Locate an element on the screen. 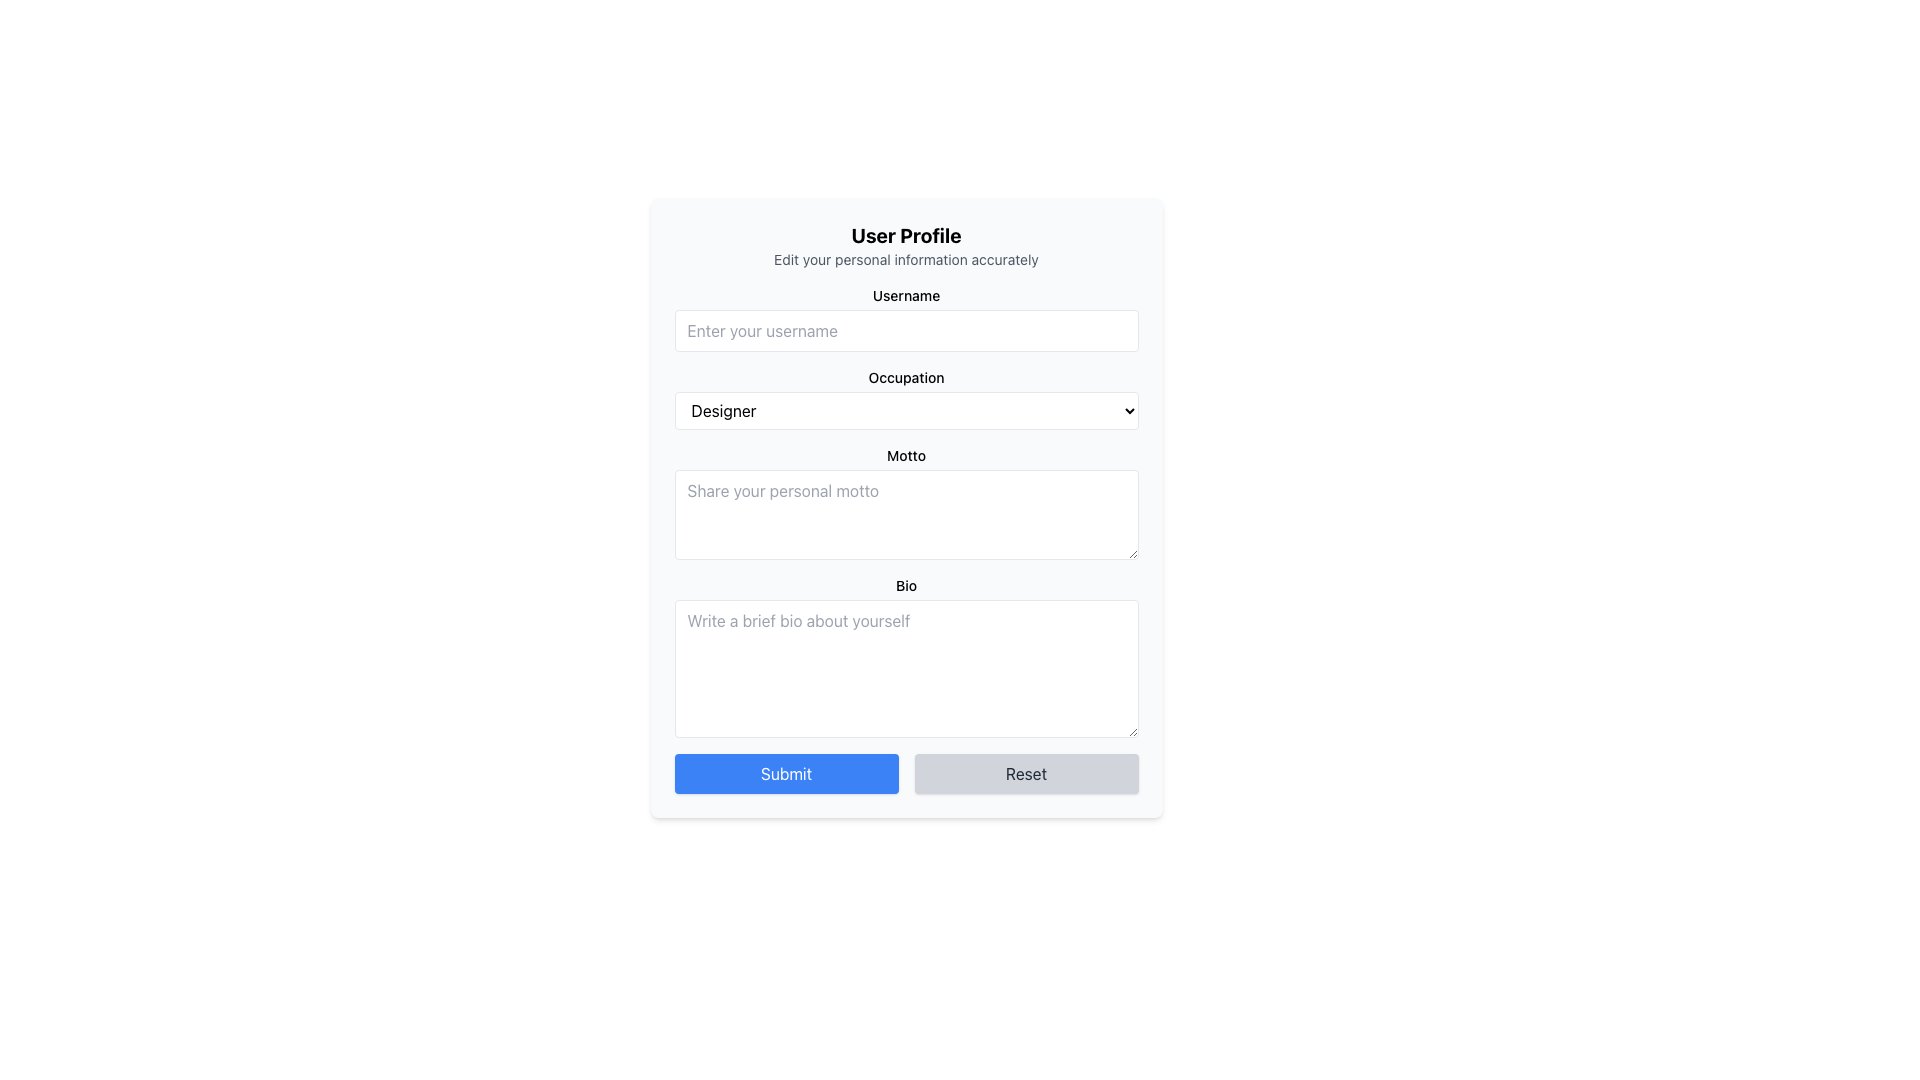 This screenshot has width=1920, height=1080. the static text element providing guidance about the user profile form, located directly below the 'User Profile' header is located at coordinates (905, 258).